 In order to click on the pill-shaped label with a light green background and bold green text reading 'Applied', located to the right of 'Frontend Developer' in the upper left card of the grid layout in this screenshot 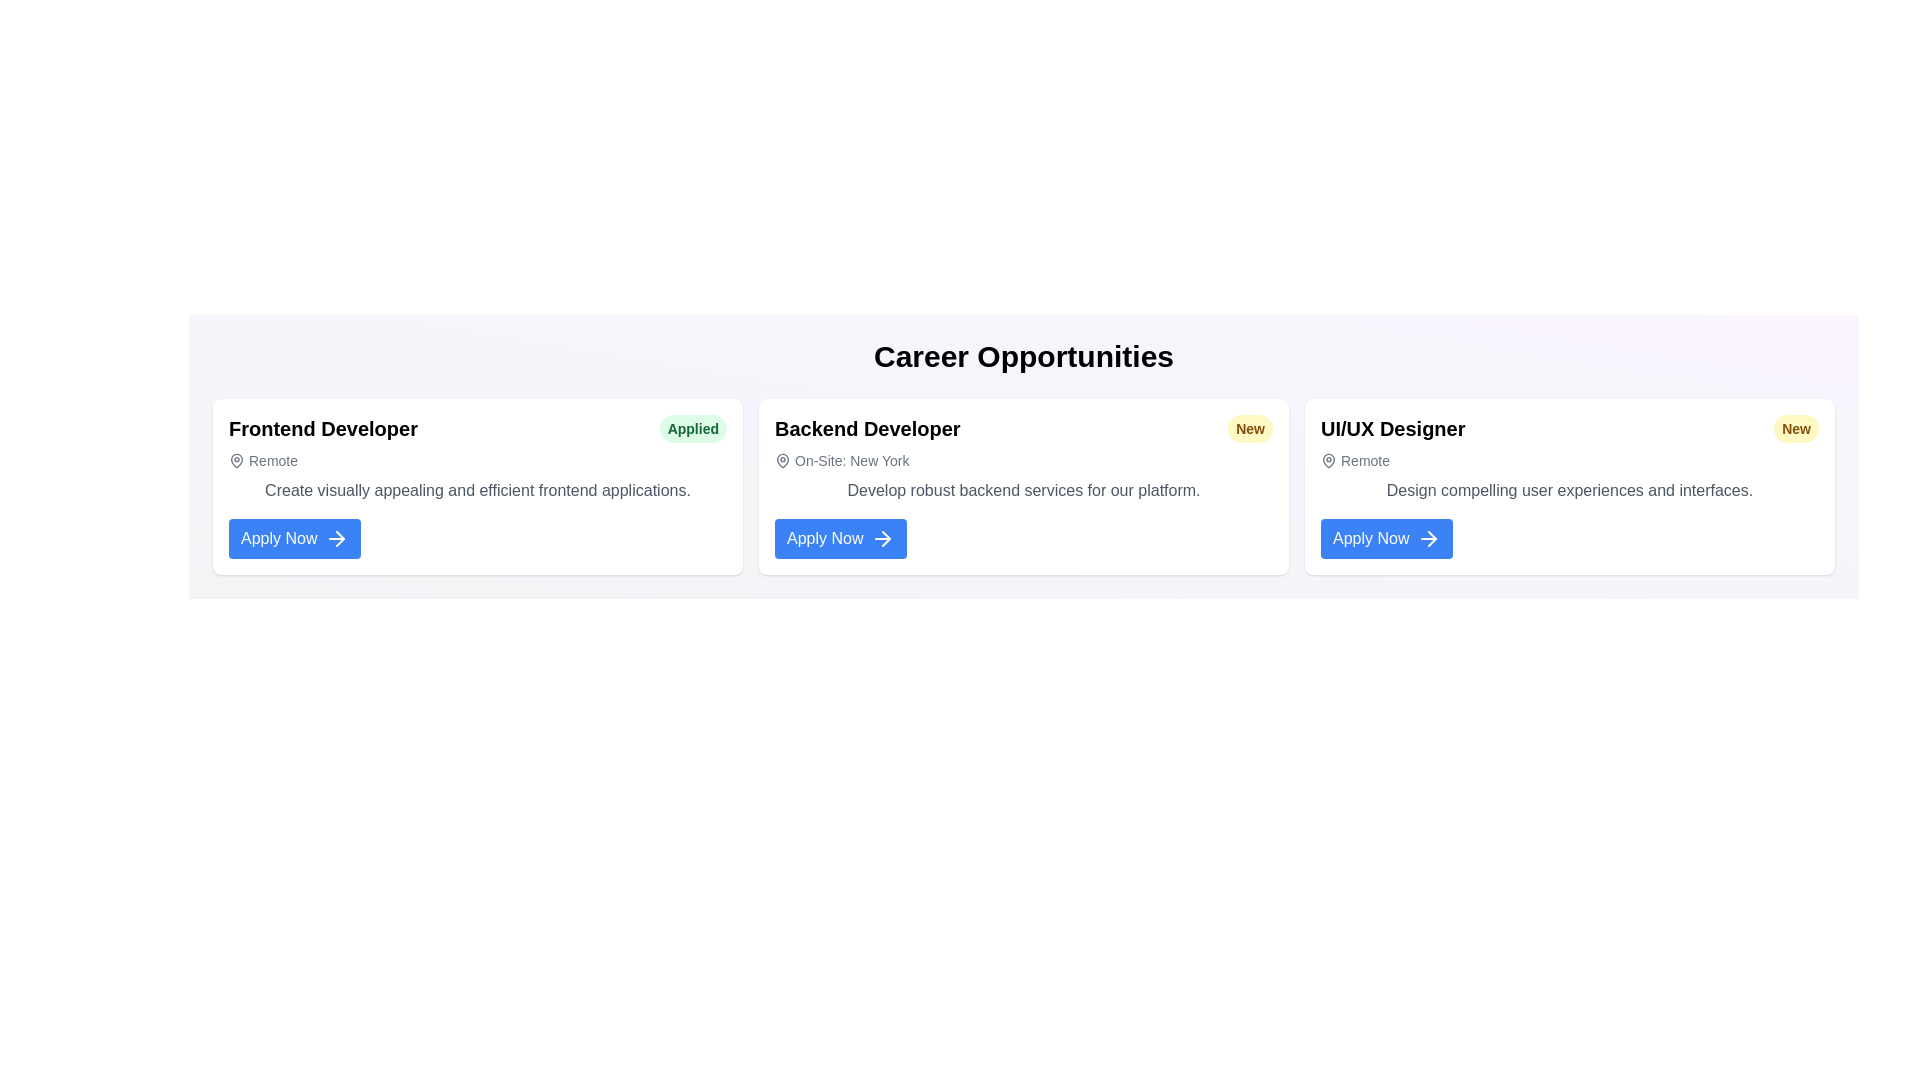, I will do `click(693, 427)`.